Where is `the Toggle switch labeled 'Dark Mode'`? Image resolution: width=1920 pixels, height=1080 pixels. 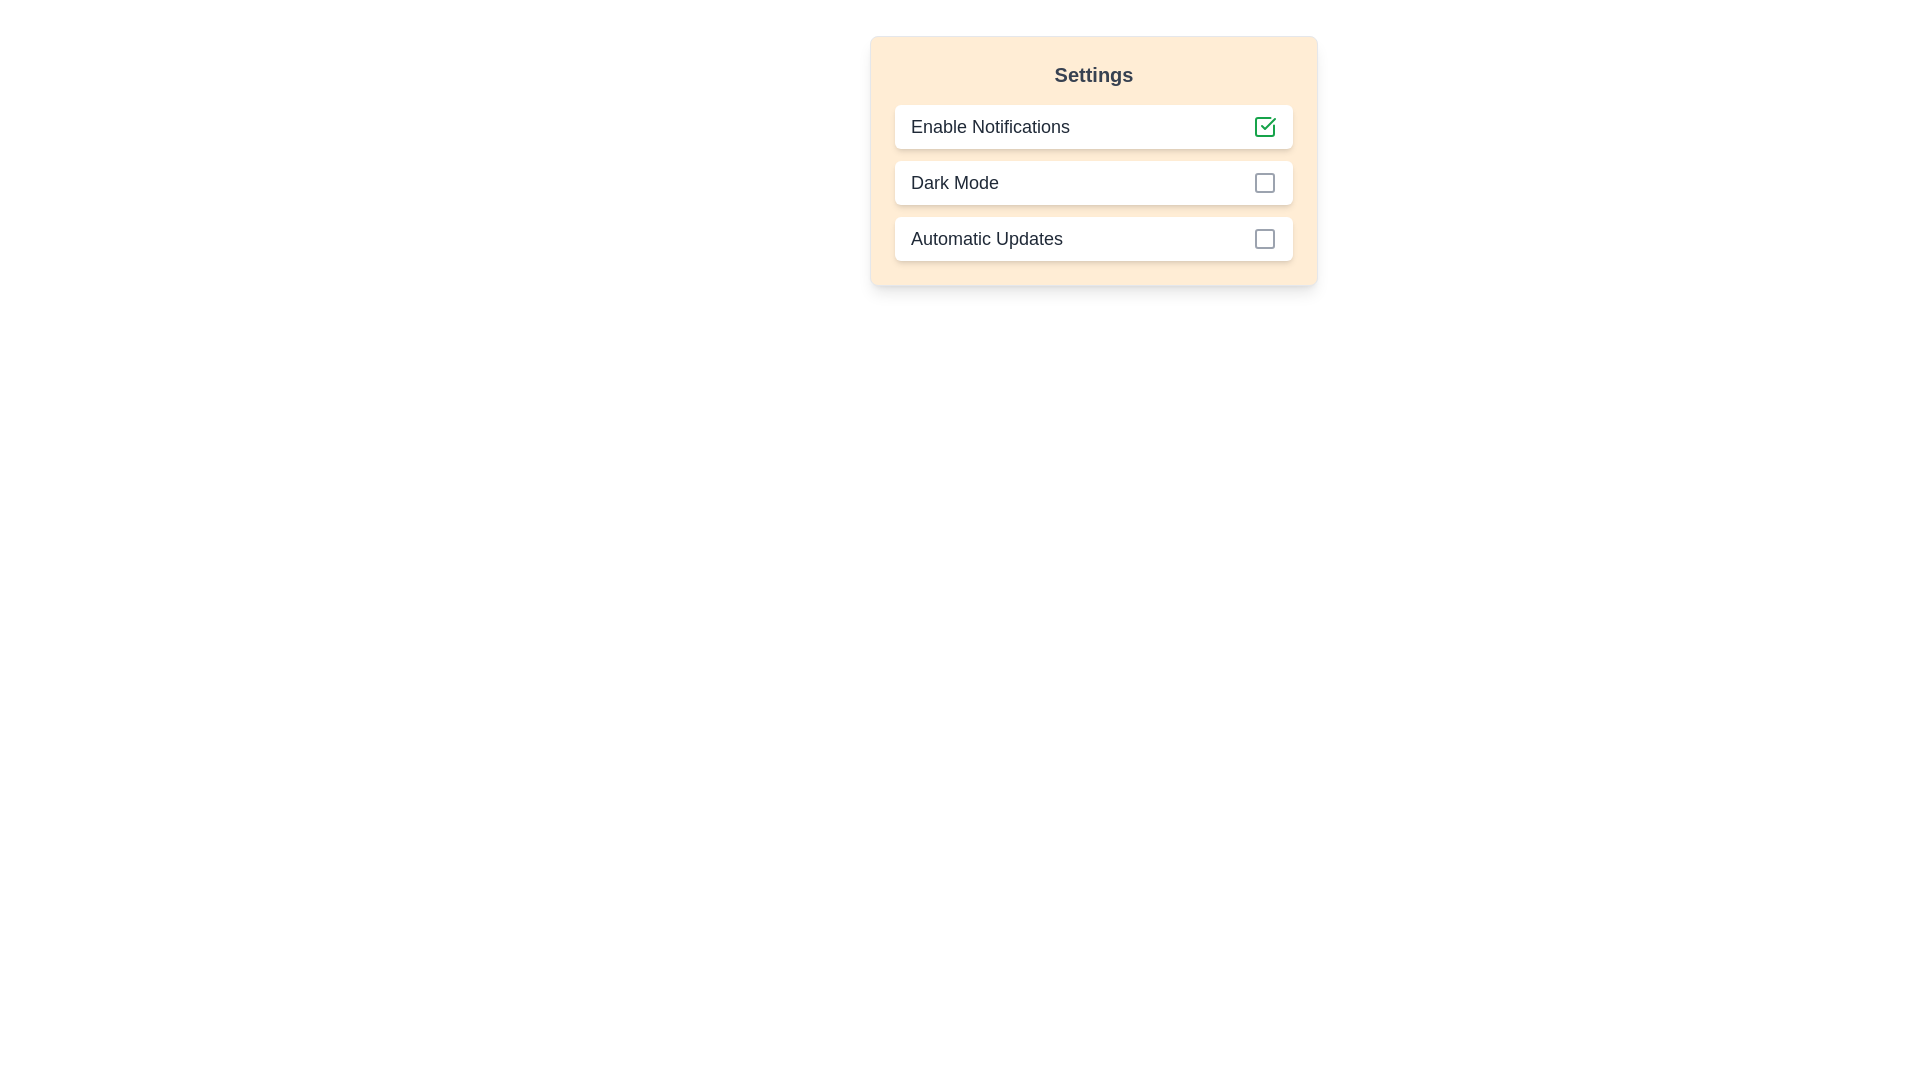
the Toggle switch labeled 'Dark Mode' is located at coordinates (1093, 182).